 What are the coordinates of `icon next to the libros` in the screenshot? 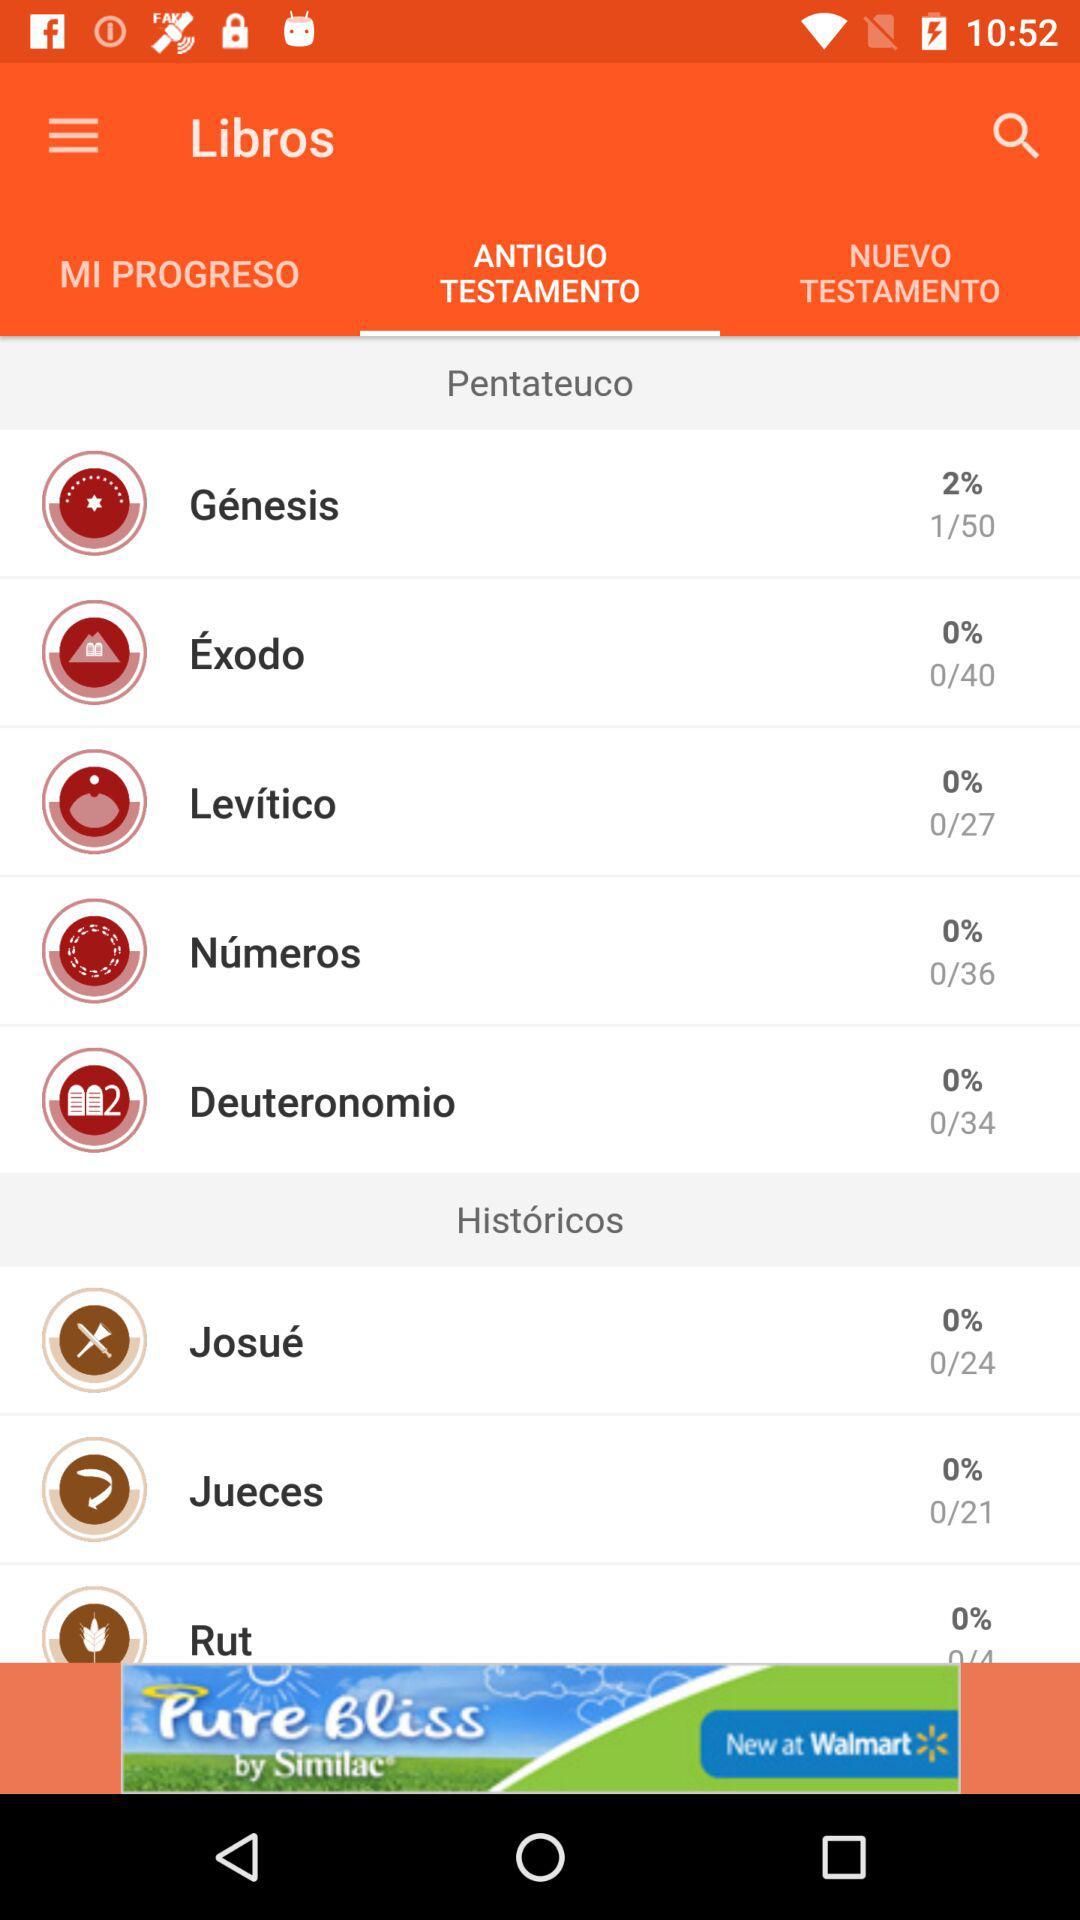 It's located at (1017, 135).